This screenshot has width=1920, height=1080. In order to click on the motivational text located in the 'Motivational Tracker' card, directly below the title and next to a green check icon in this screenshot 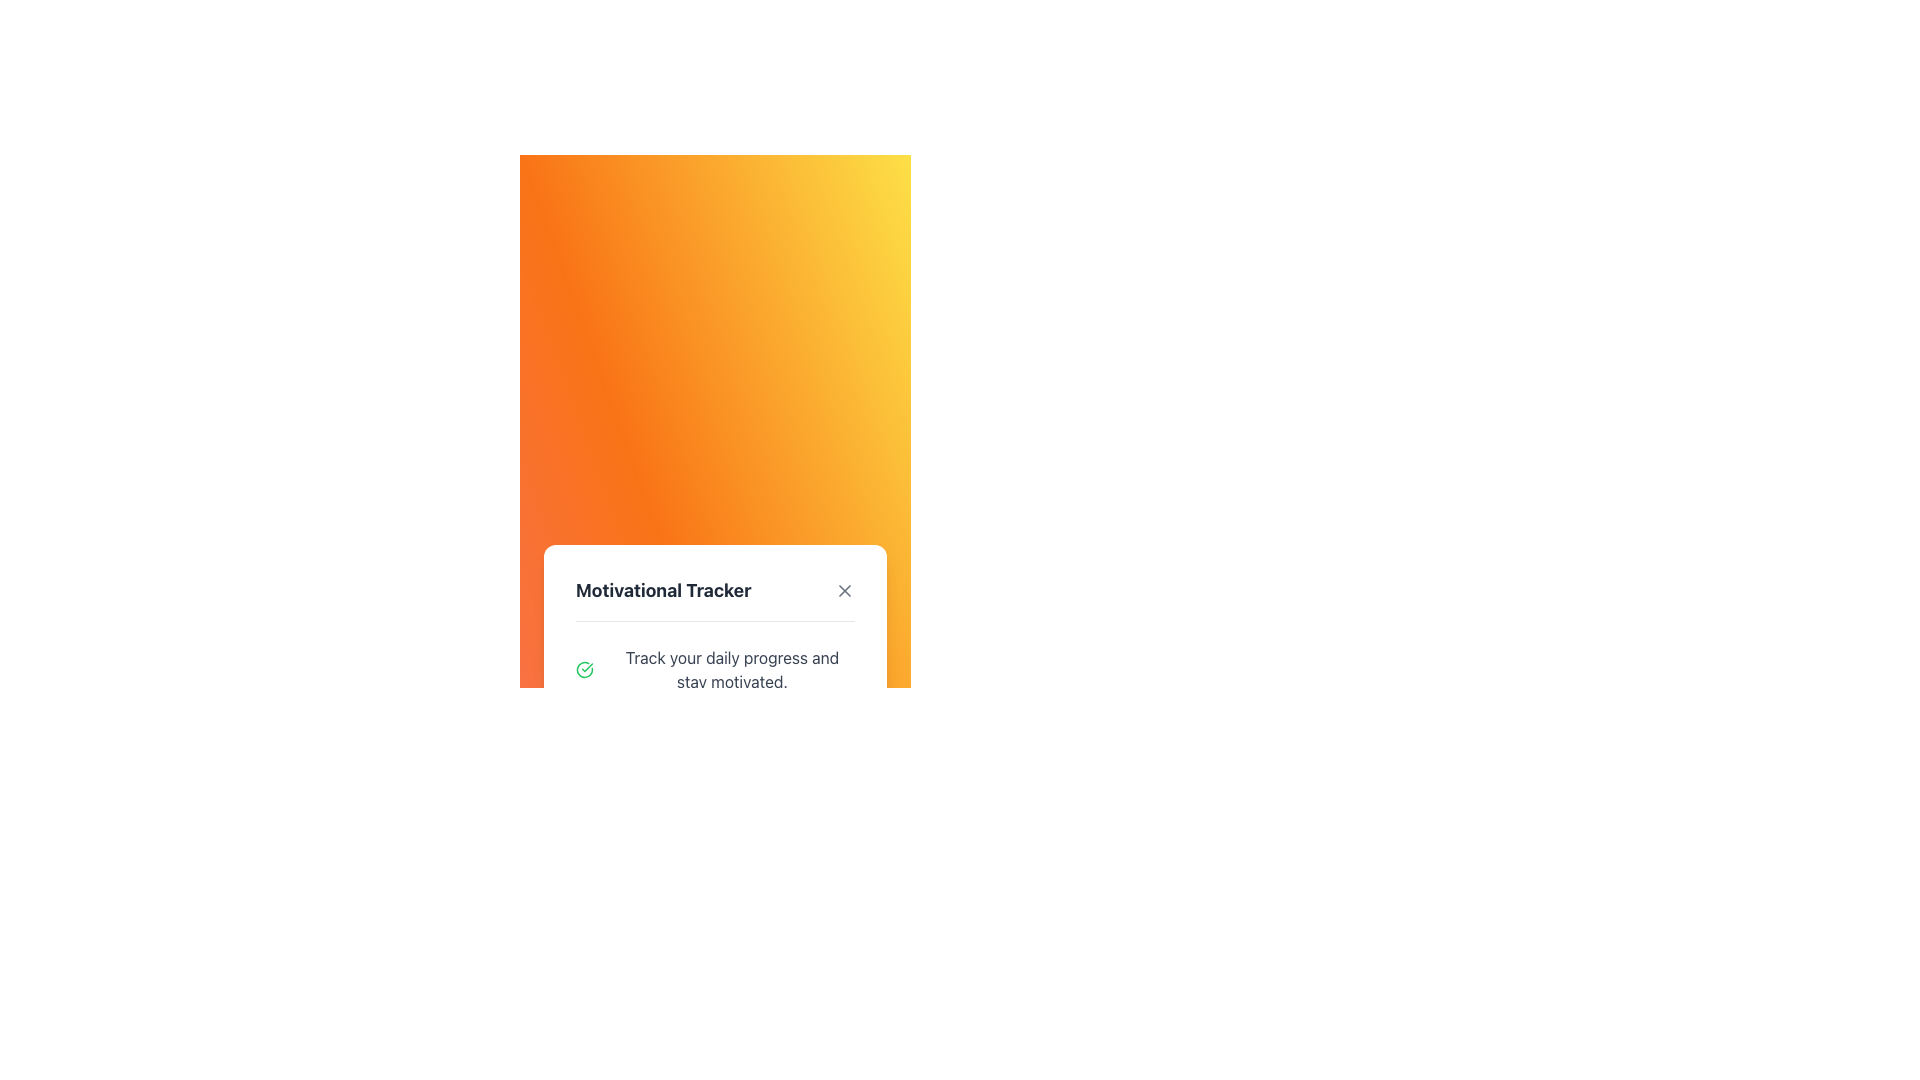, I will do `click(731, 669)`.